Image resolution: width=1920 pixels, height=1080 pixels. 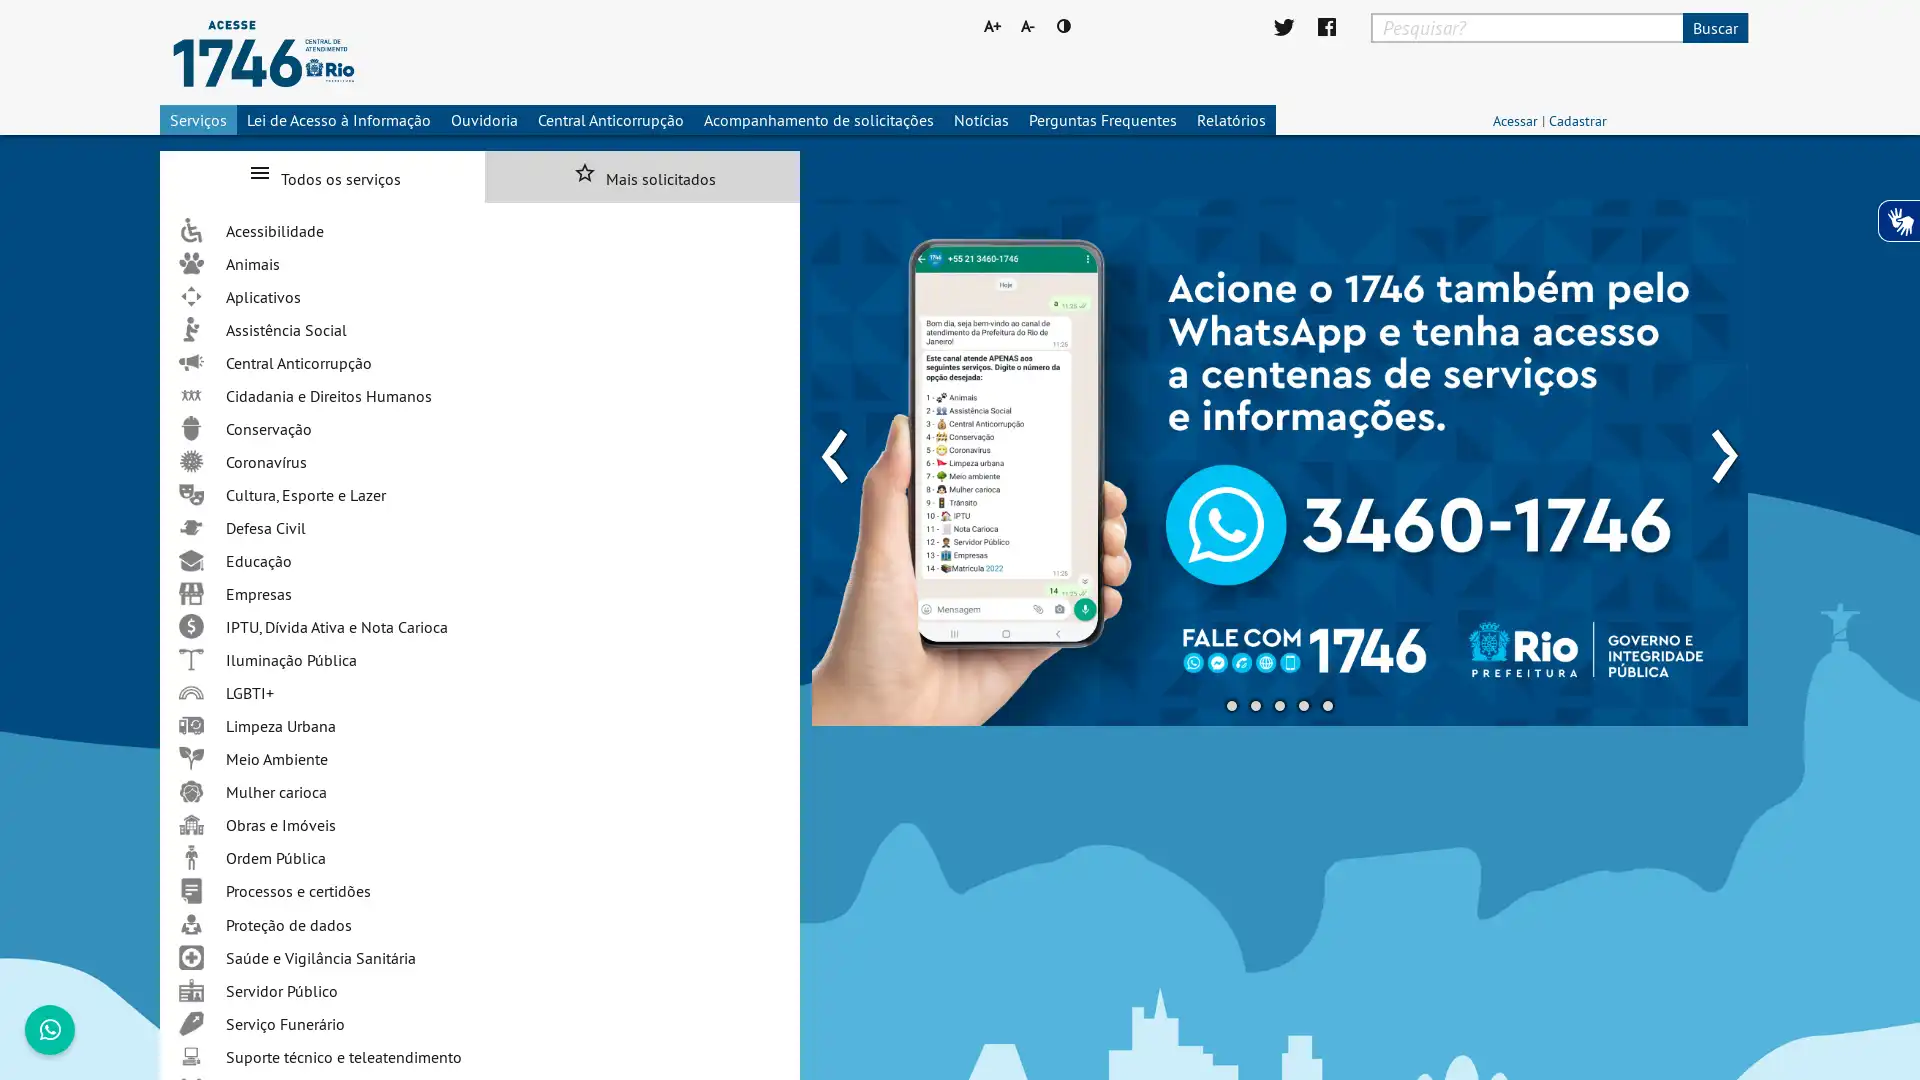 I want to click on Contraste, so click(x=1063, y=26).